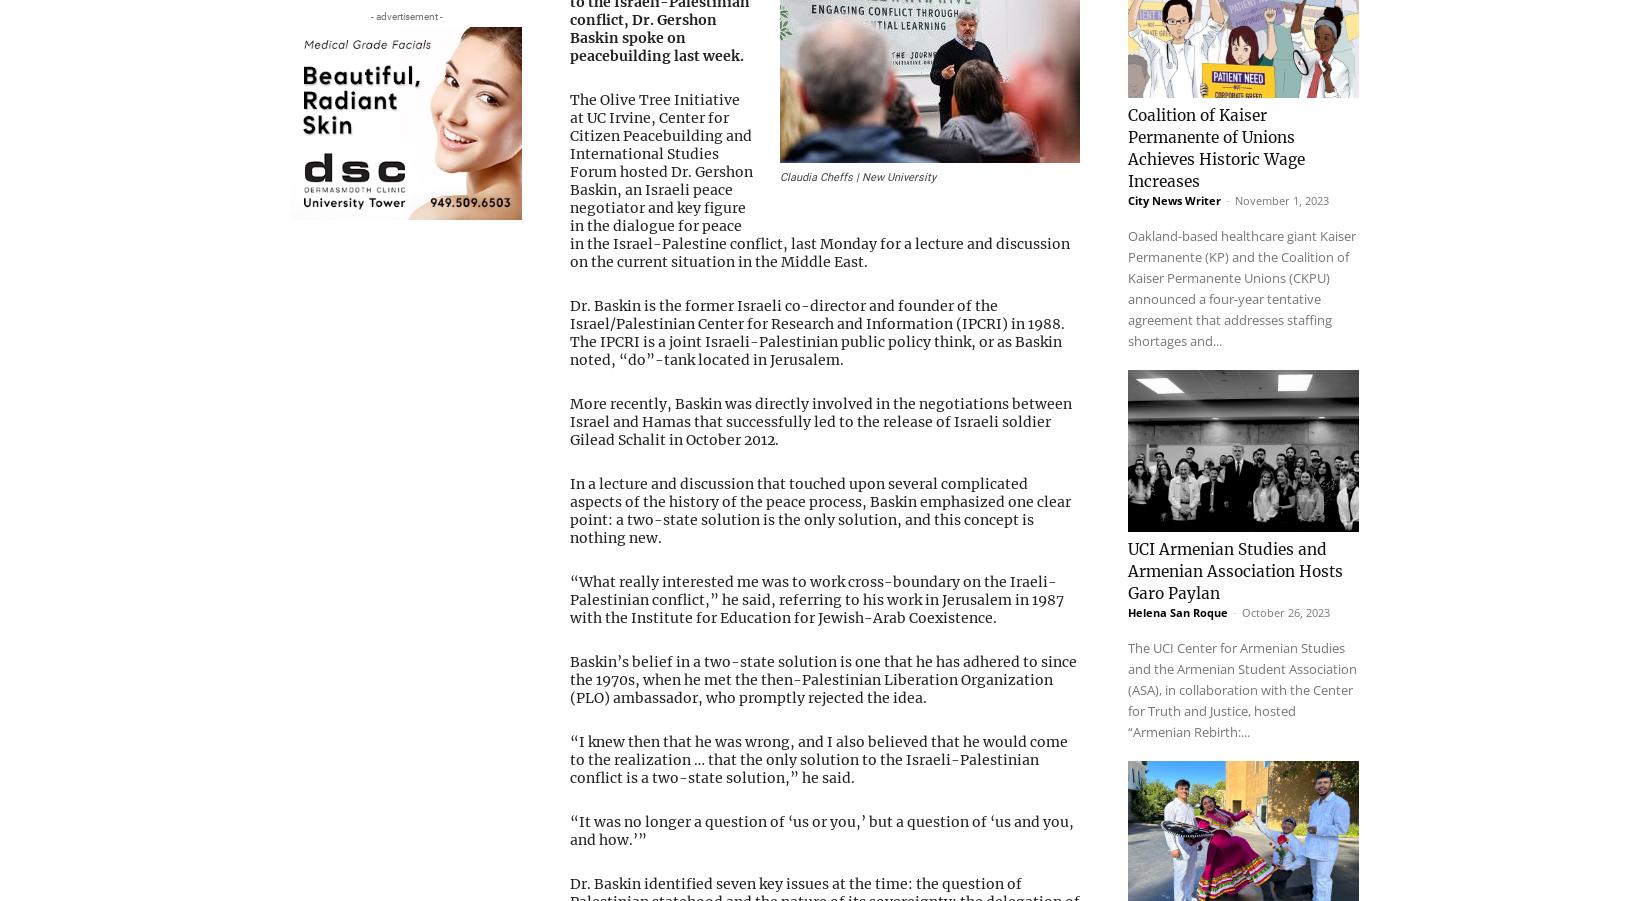  I want to click on 'November 1, 2023', so click(1281, 172).